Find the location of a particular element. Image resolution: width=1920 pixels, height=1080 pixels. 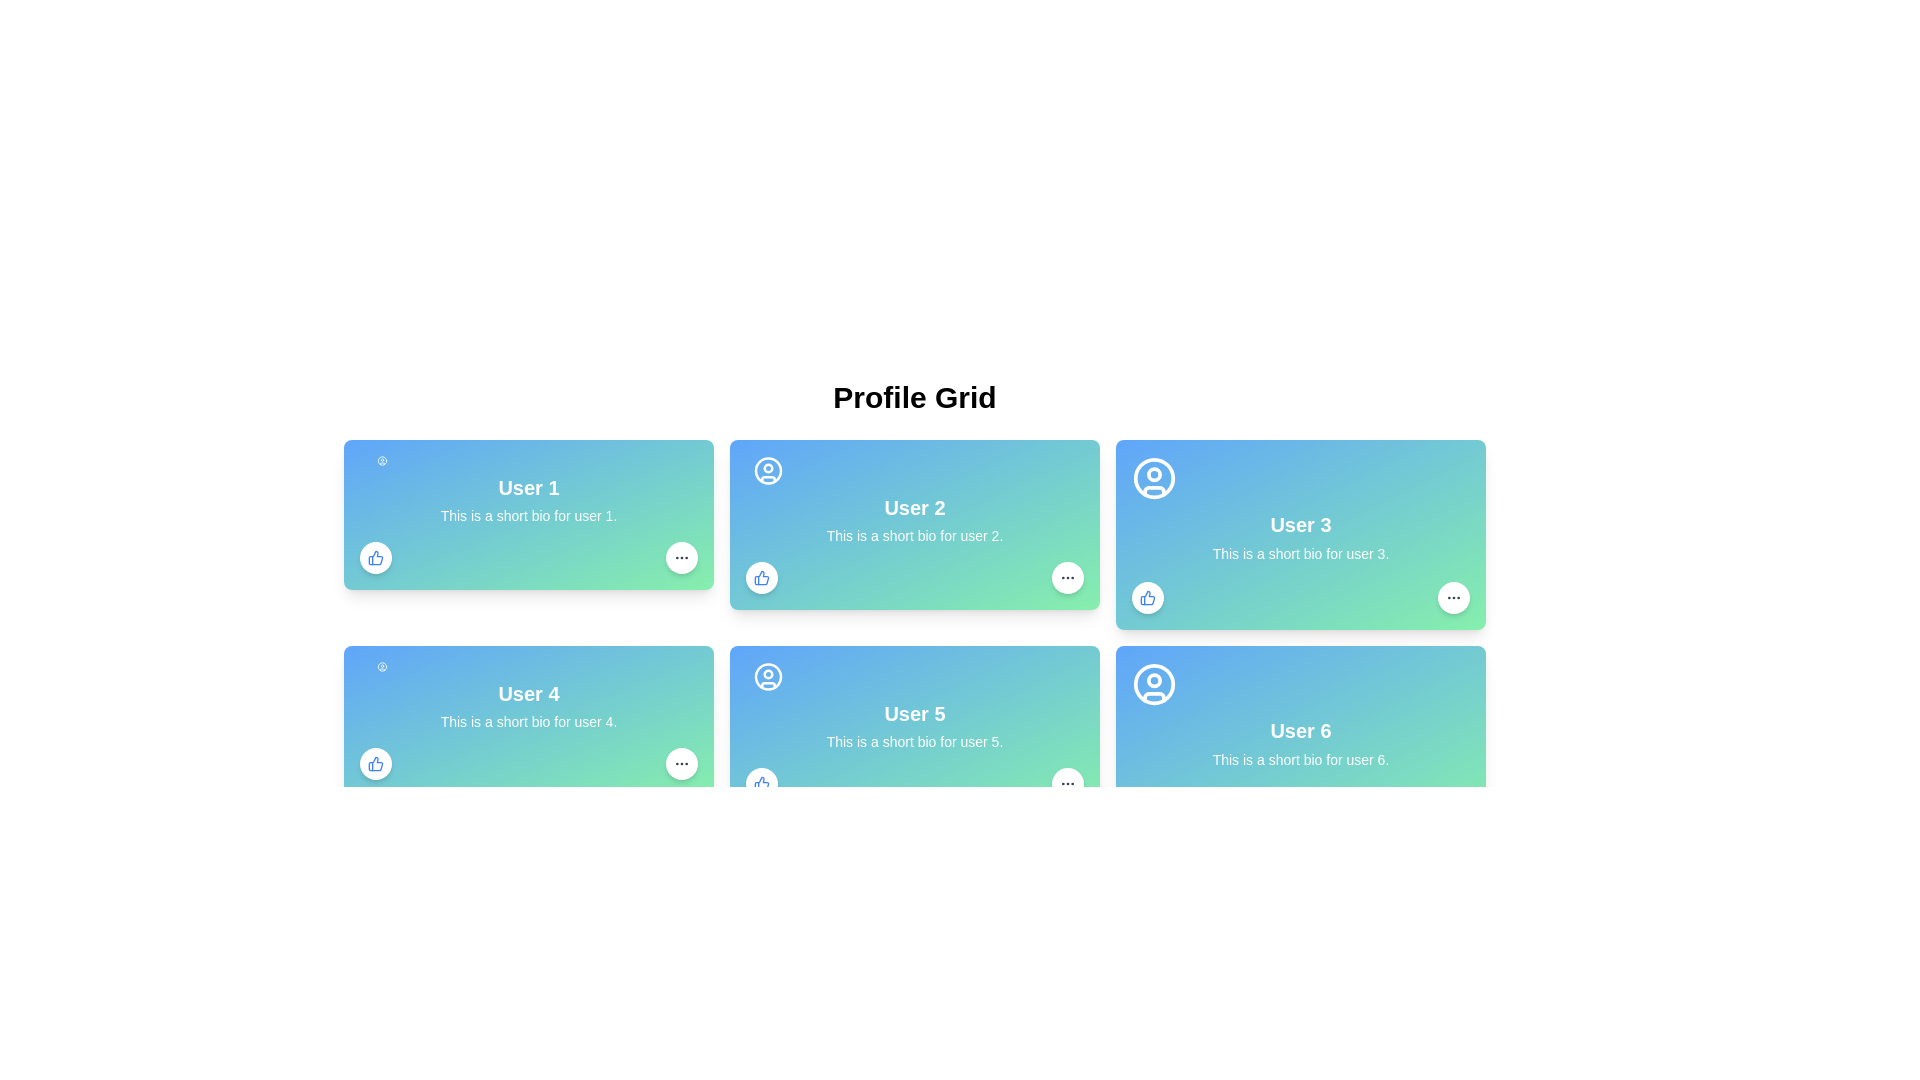

the user profile icon for 'User 3' located in the top-left corner of the profile card, which symbolizes the user's identity is located at coordinates (1154, 478).